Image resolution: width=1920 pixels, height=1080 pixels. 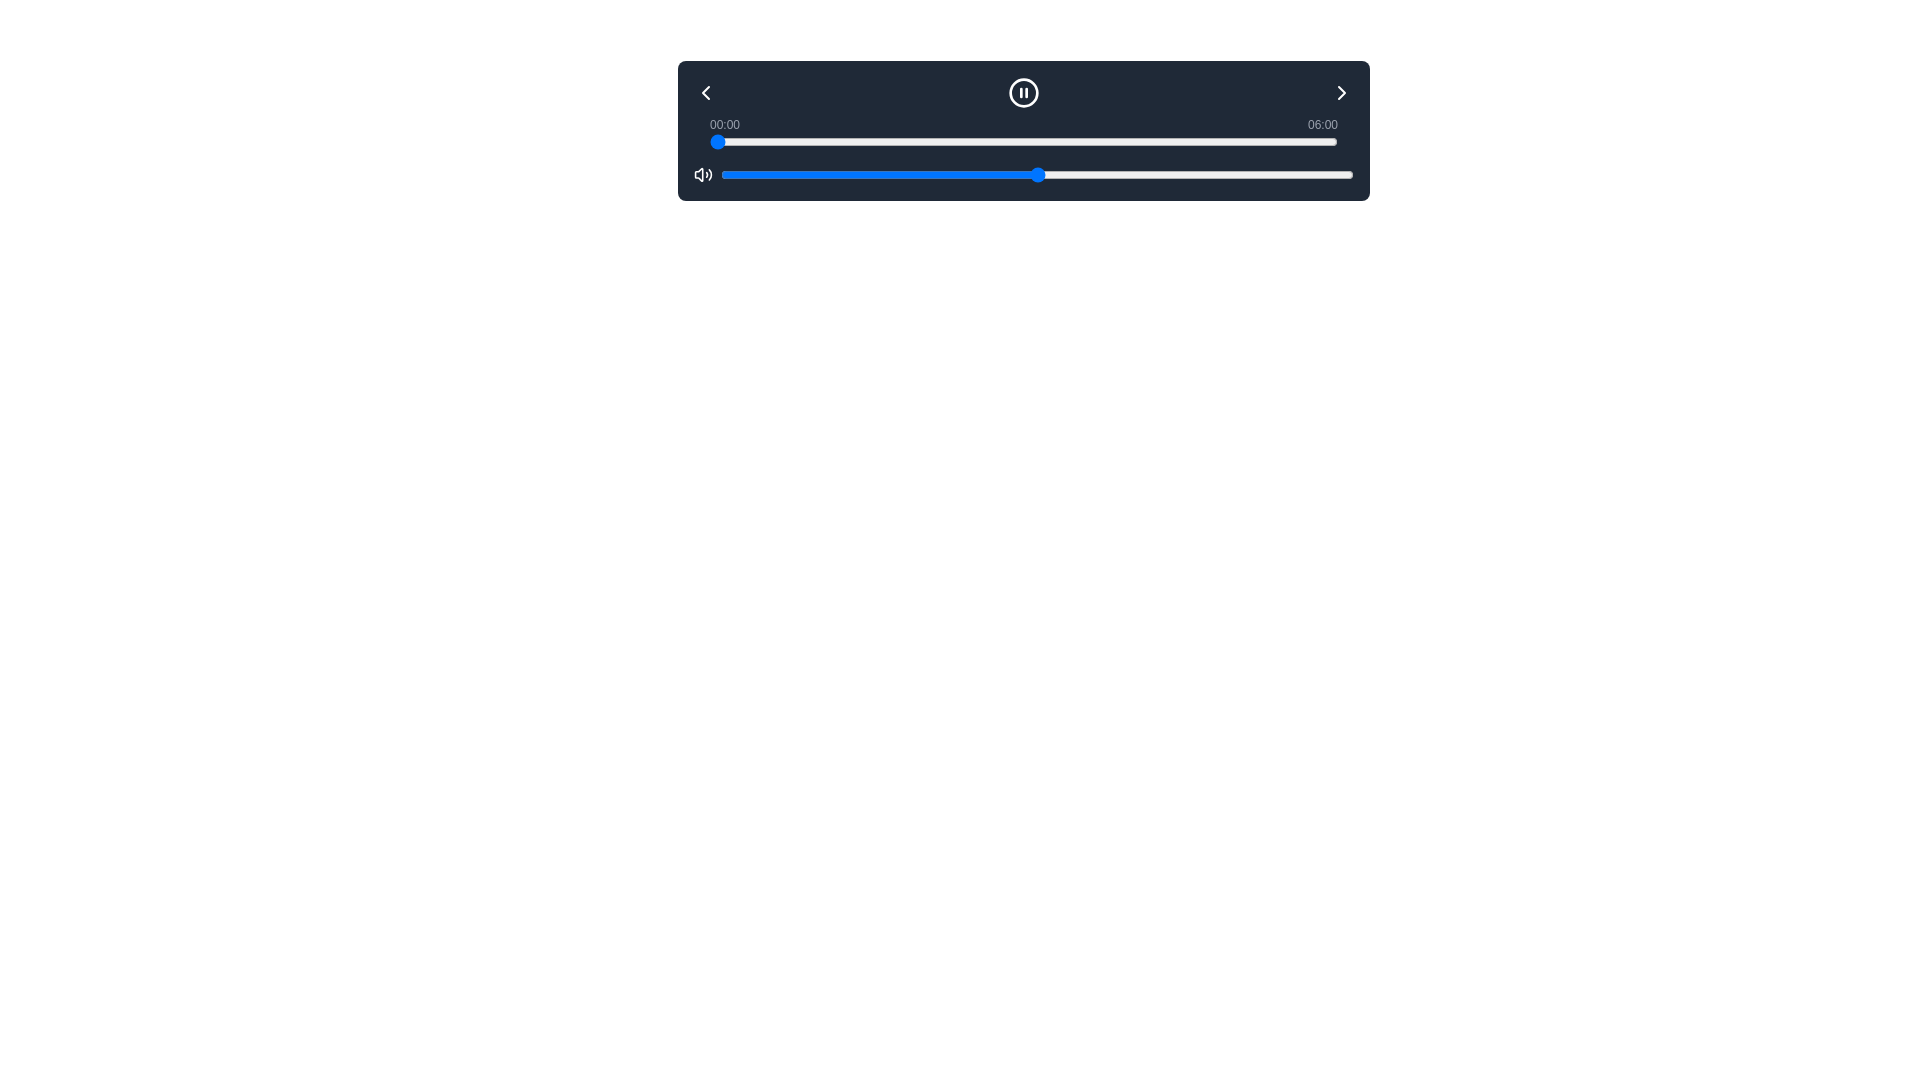 What do you see at coordinates (1342, 92) in the screenshot?
I see `the navigational arrow icon located in the upper right section of the interface` at bounding box center [1342, 92].